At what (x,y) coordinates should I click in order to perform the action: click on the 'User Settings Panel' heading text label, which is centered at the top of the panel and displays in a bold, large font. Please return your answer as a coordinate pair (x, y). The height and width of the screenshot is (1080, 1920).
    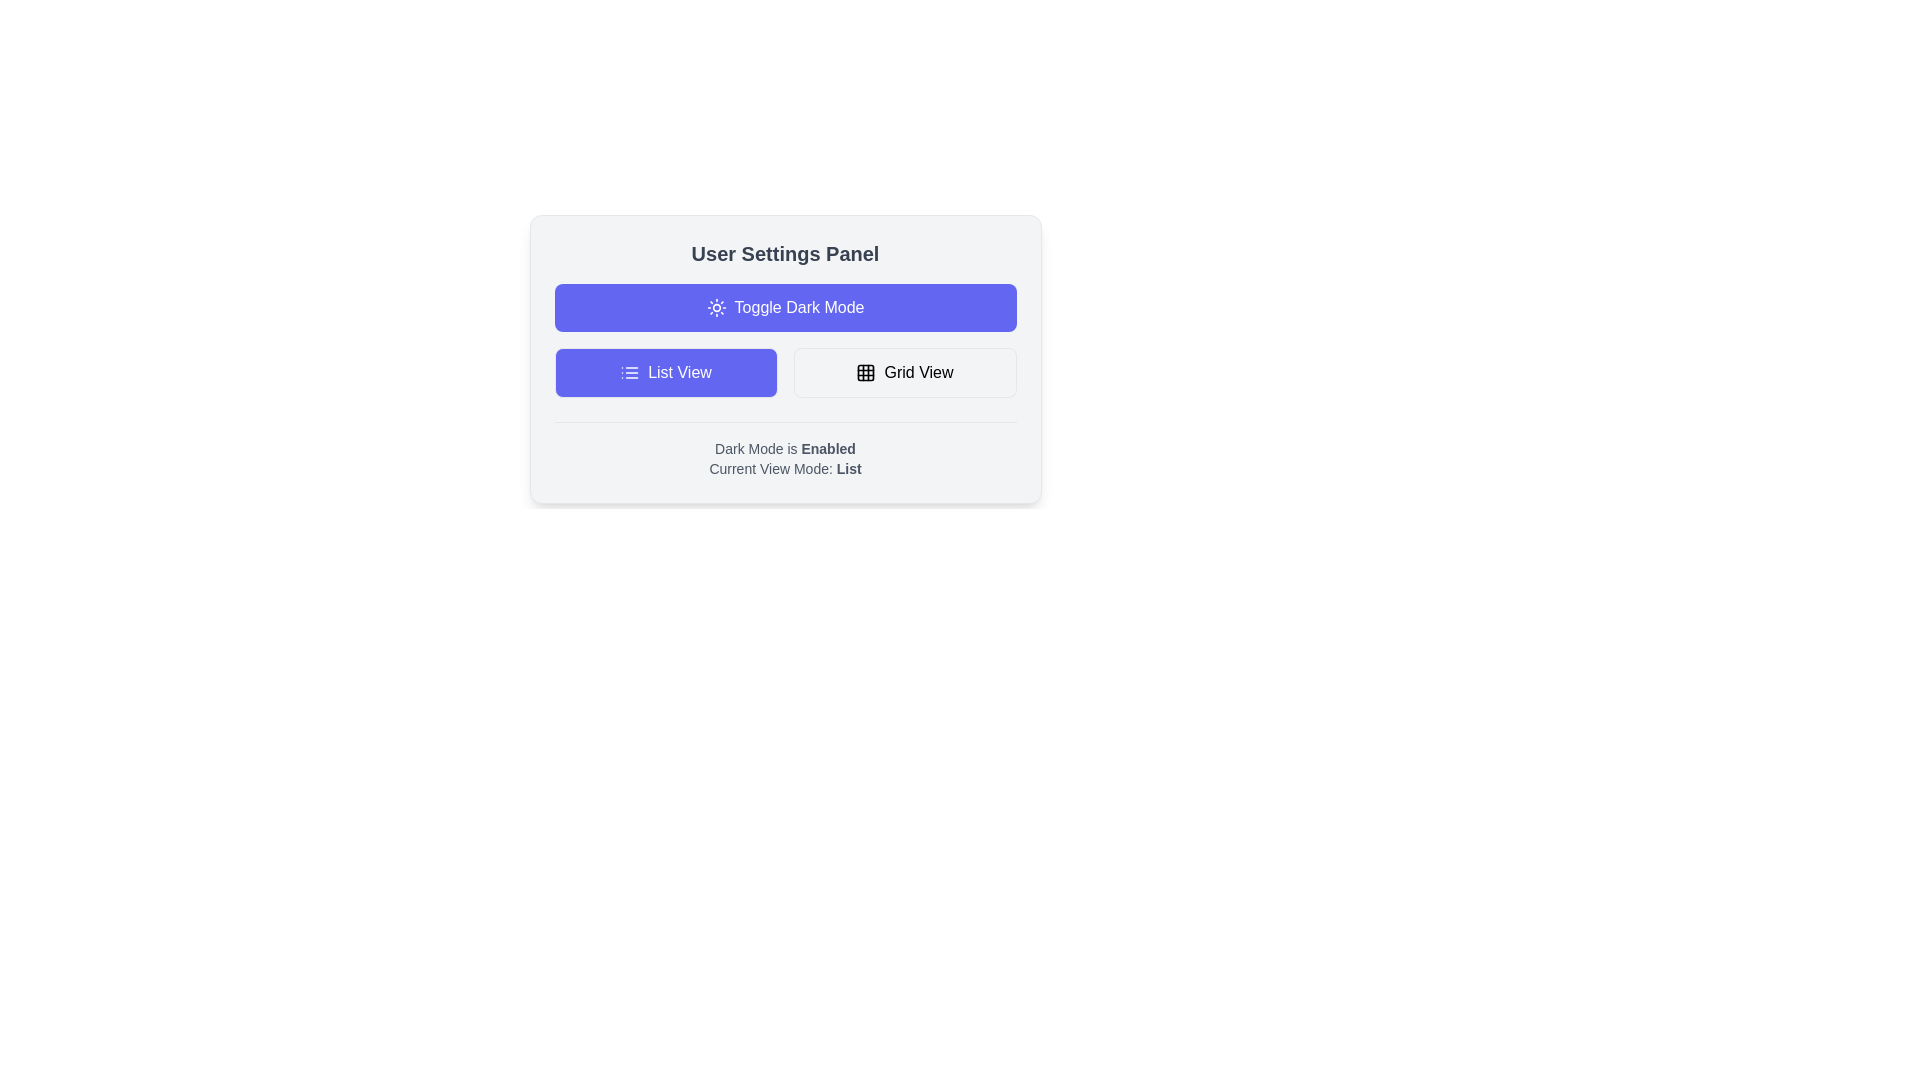
    Looking at the image, I should click on (784, 253).